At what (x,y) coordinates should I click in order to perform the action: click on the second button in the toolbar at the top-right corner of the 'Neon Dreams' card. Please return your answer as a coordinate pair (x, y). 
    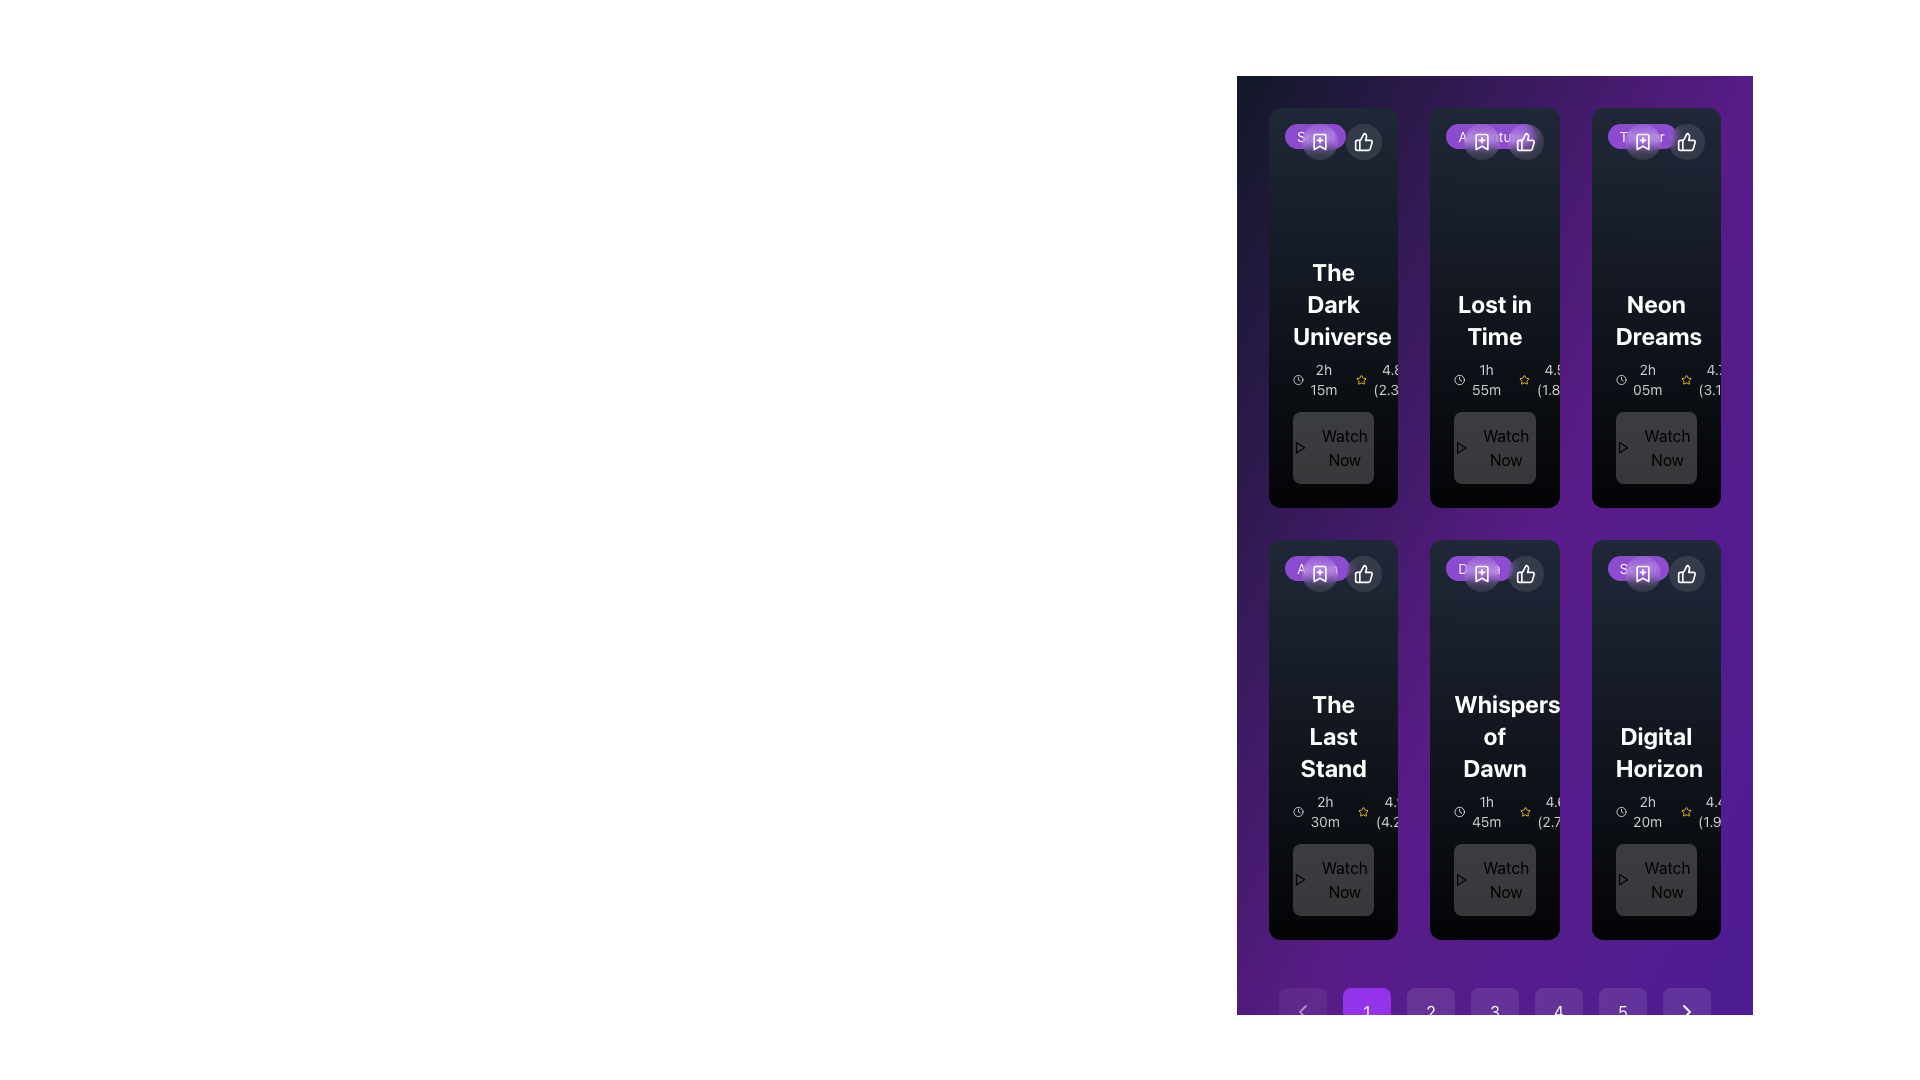
    Looking at the image, I should click on (1642, 141).